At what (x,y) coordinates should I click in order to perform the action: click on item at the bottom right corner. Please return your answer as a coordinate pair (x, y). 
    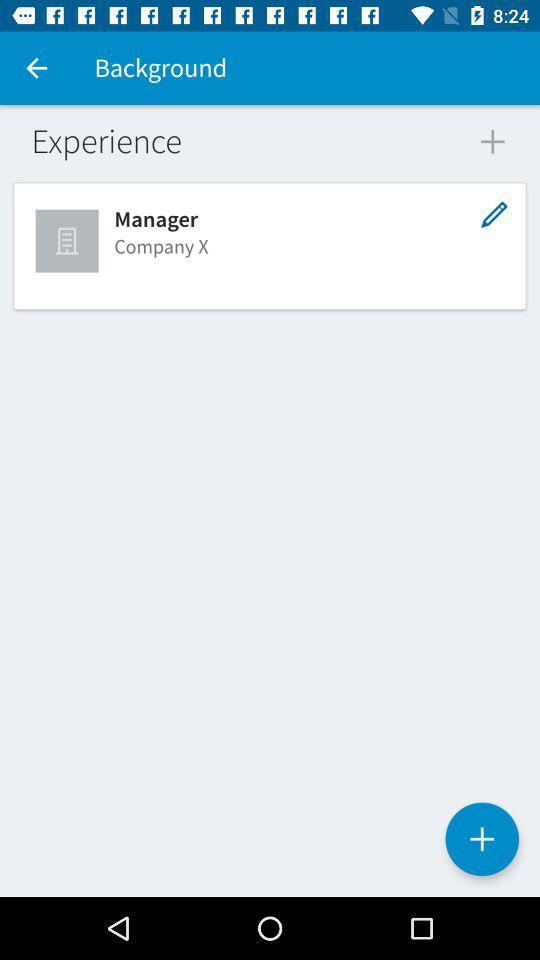
    Looking at the image, I should click on (481, 839).